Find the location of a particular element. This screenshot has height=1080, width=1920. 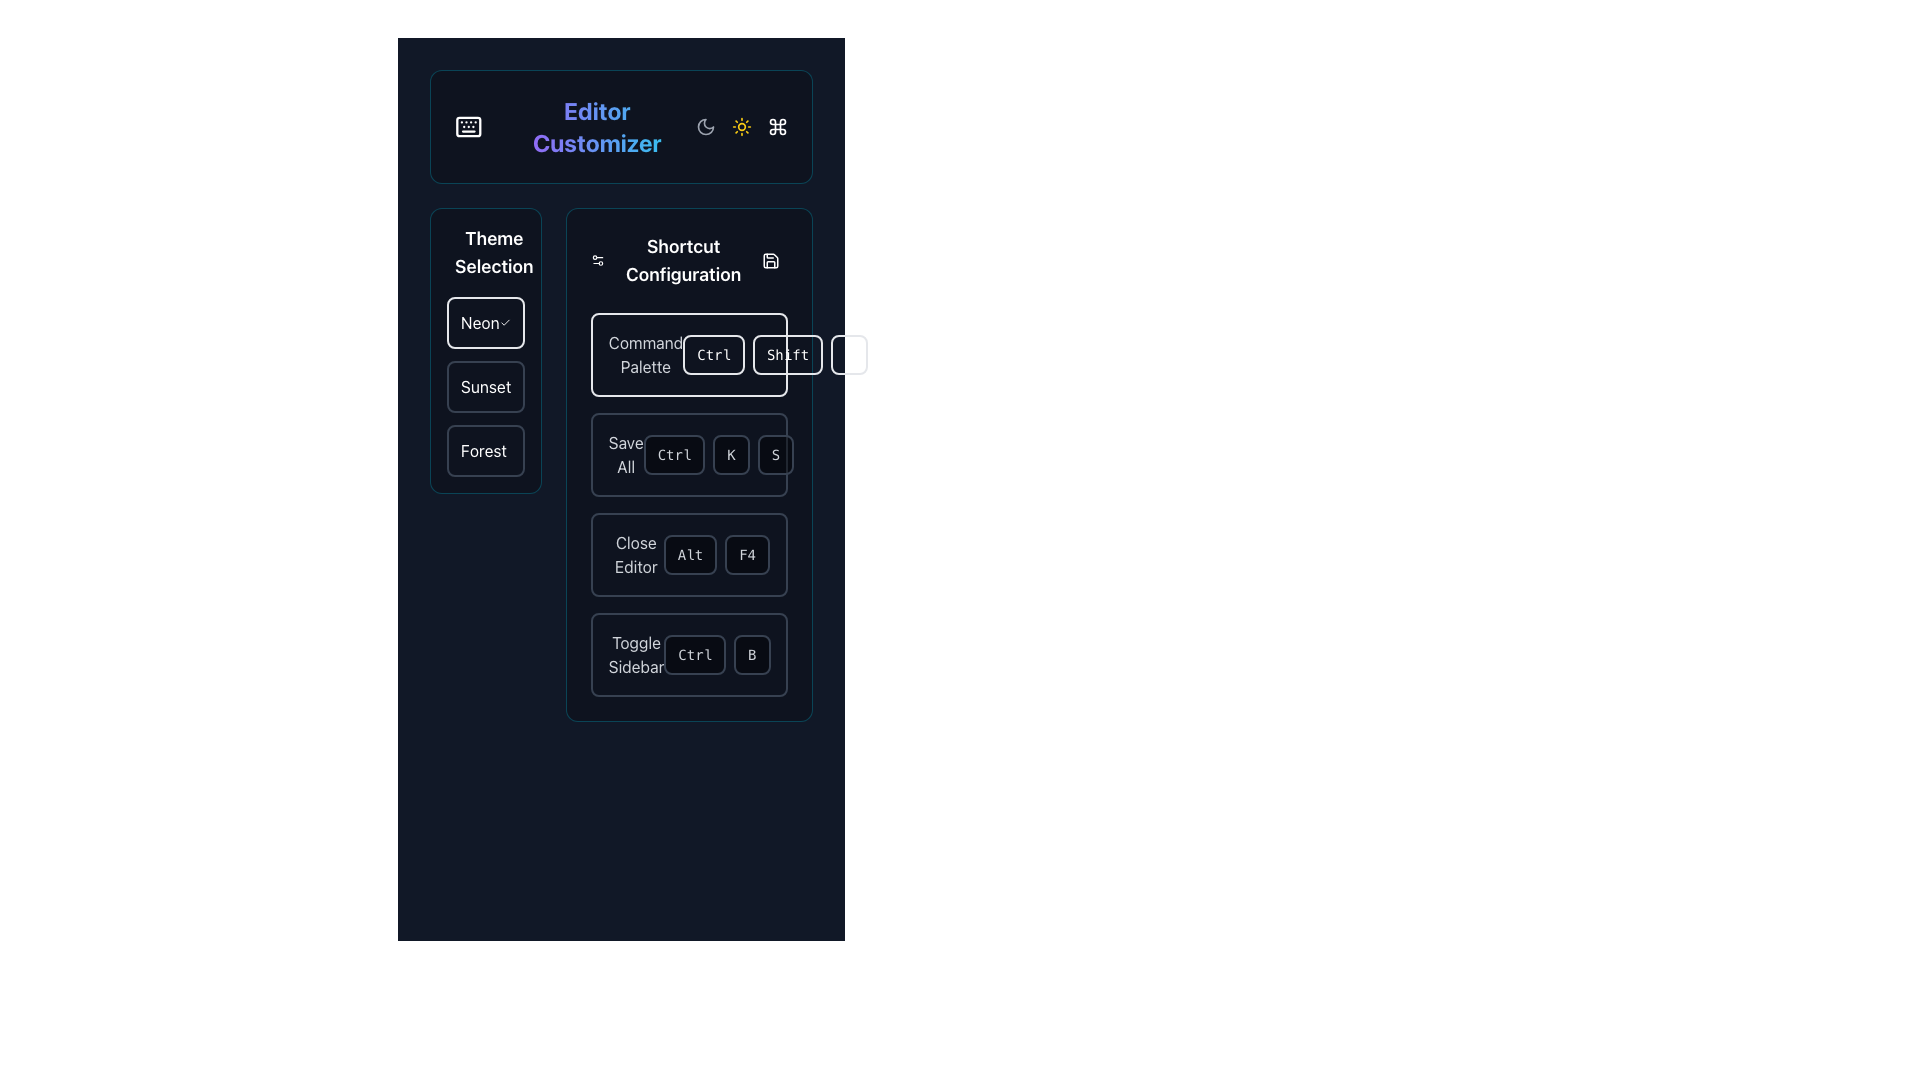

the icon set or button group located at the upper-right corner of the 'Editor Customizer' panel is located at coordinates (741, 127).